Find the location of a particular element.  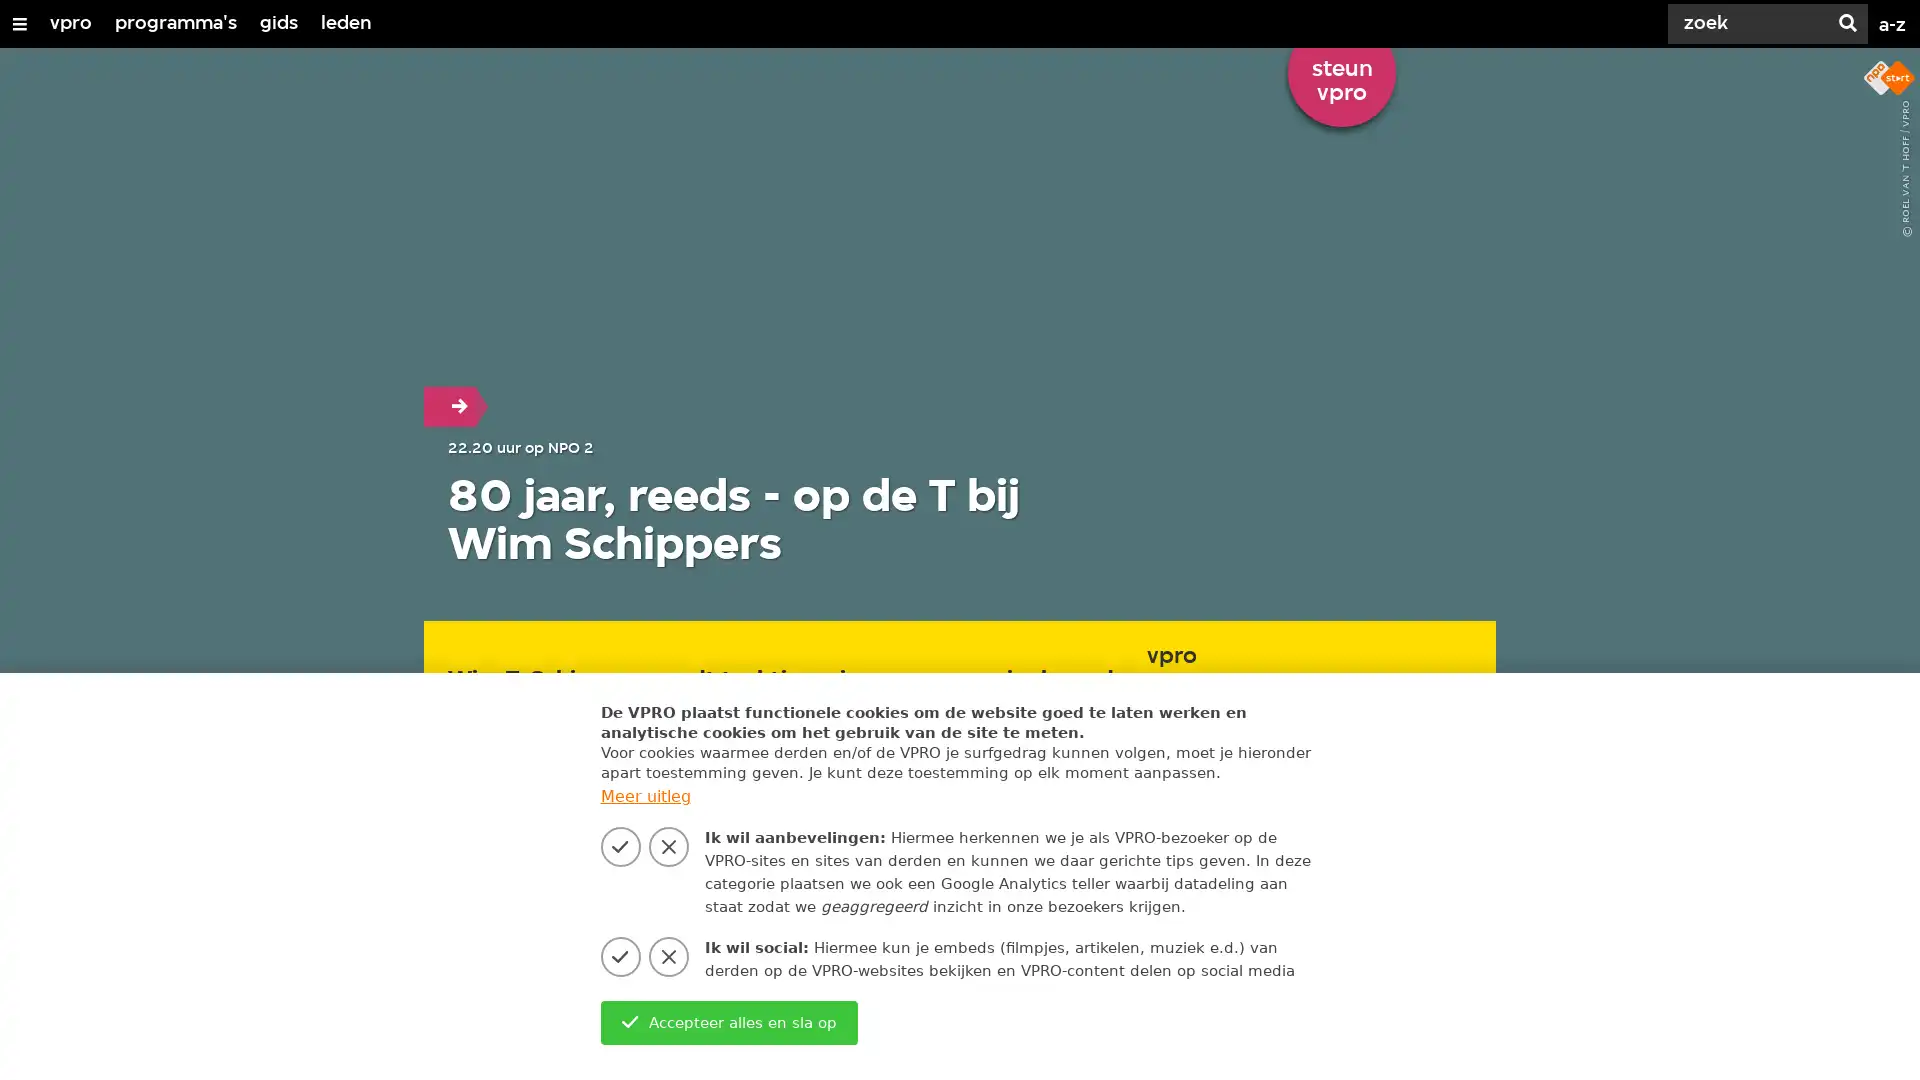

Accepteer alles en sla op is located at coordinates (727, 1022).